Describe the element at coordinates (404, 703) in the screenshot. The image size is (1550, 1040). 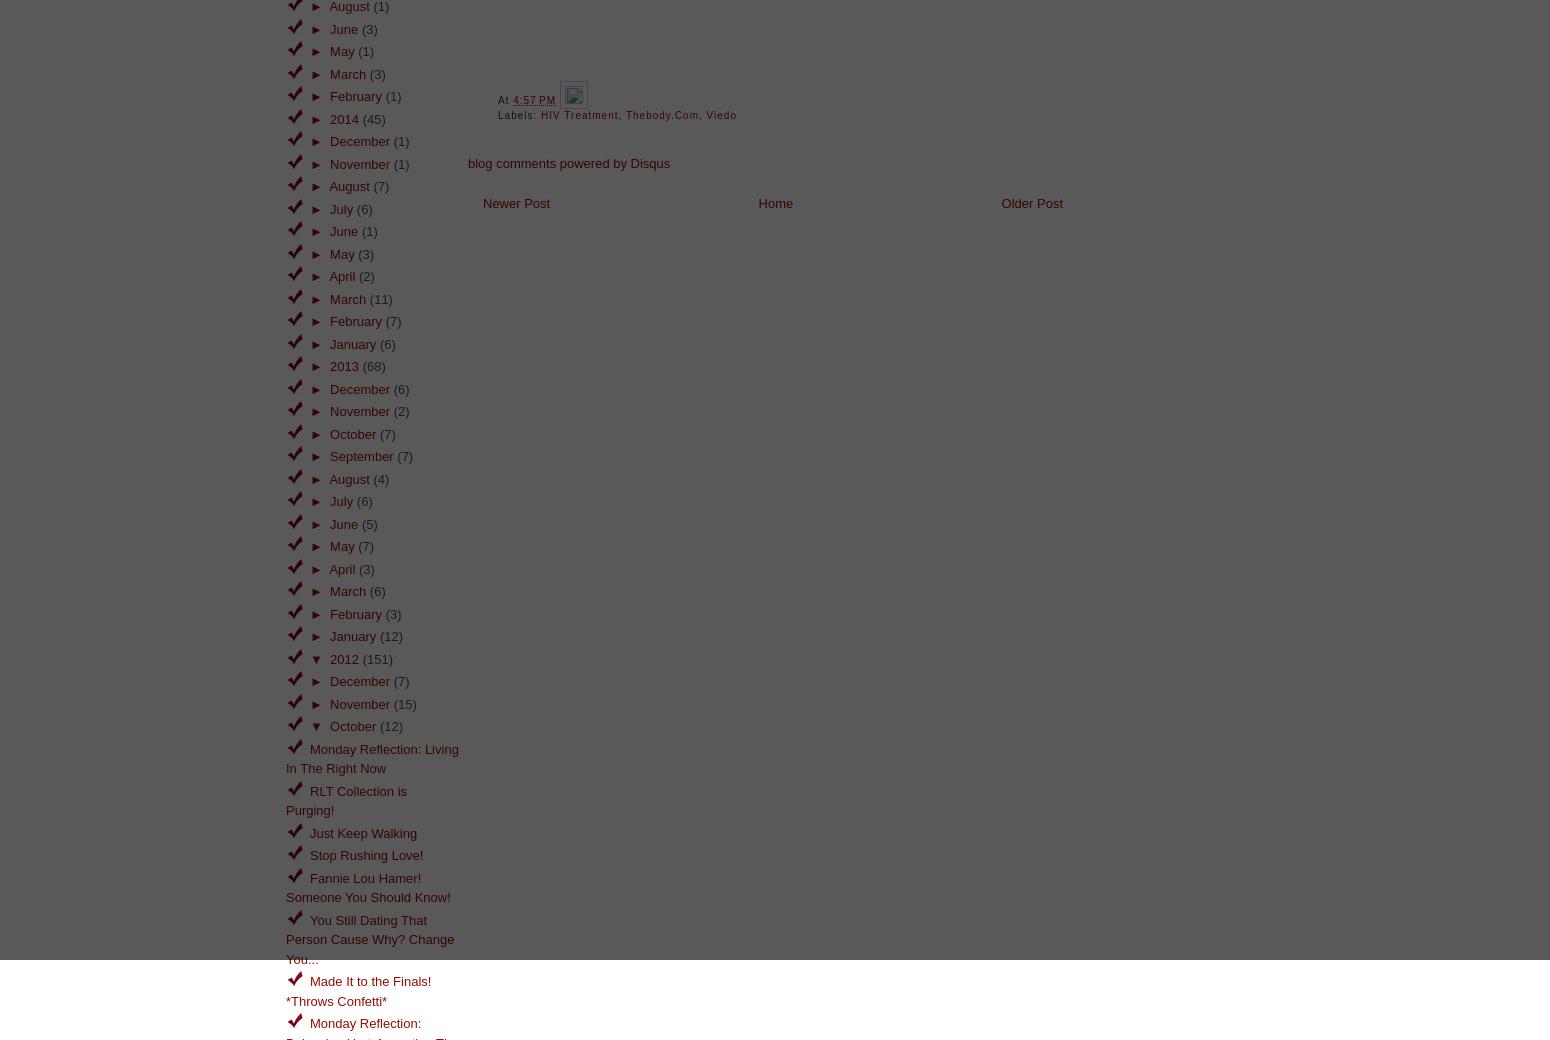
I see `'(15)'` at that location.